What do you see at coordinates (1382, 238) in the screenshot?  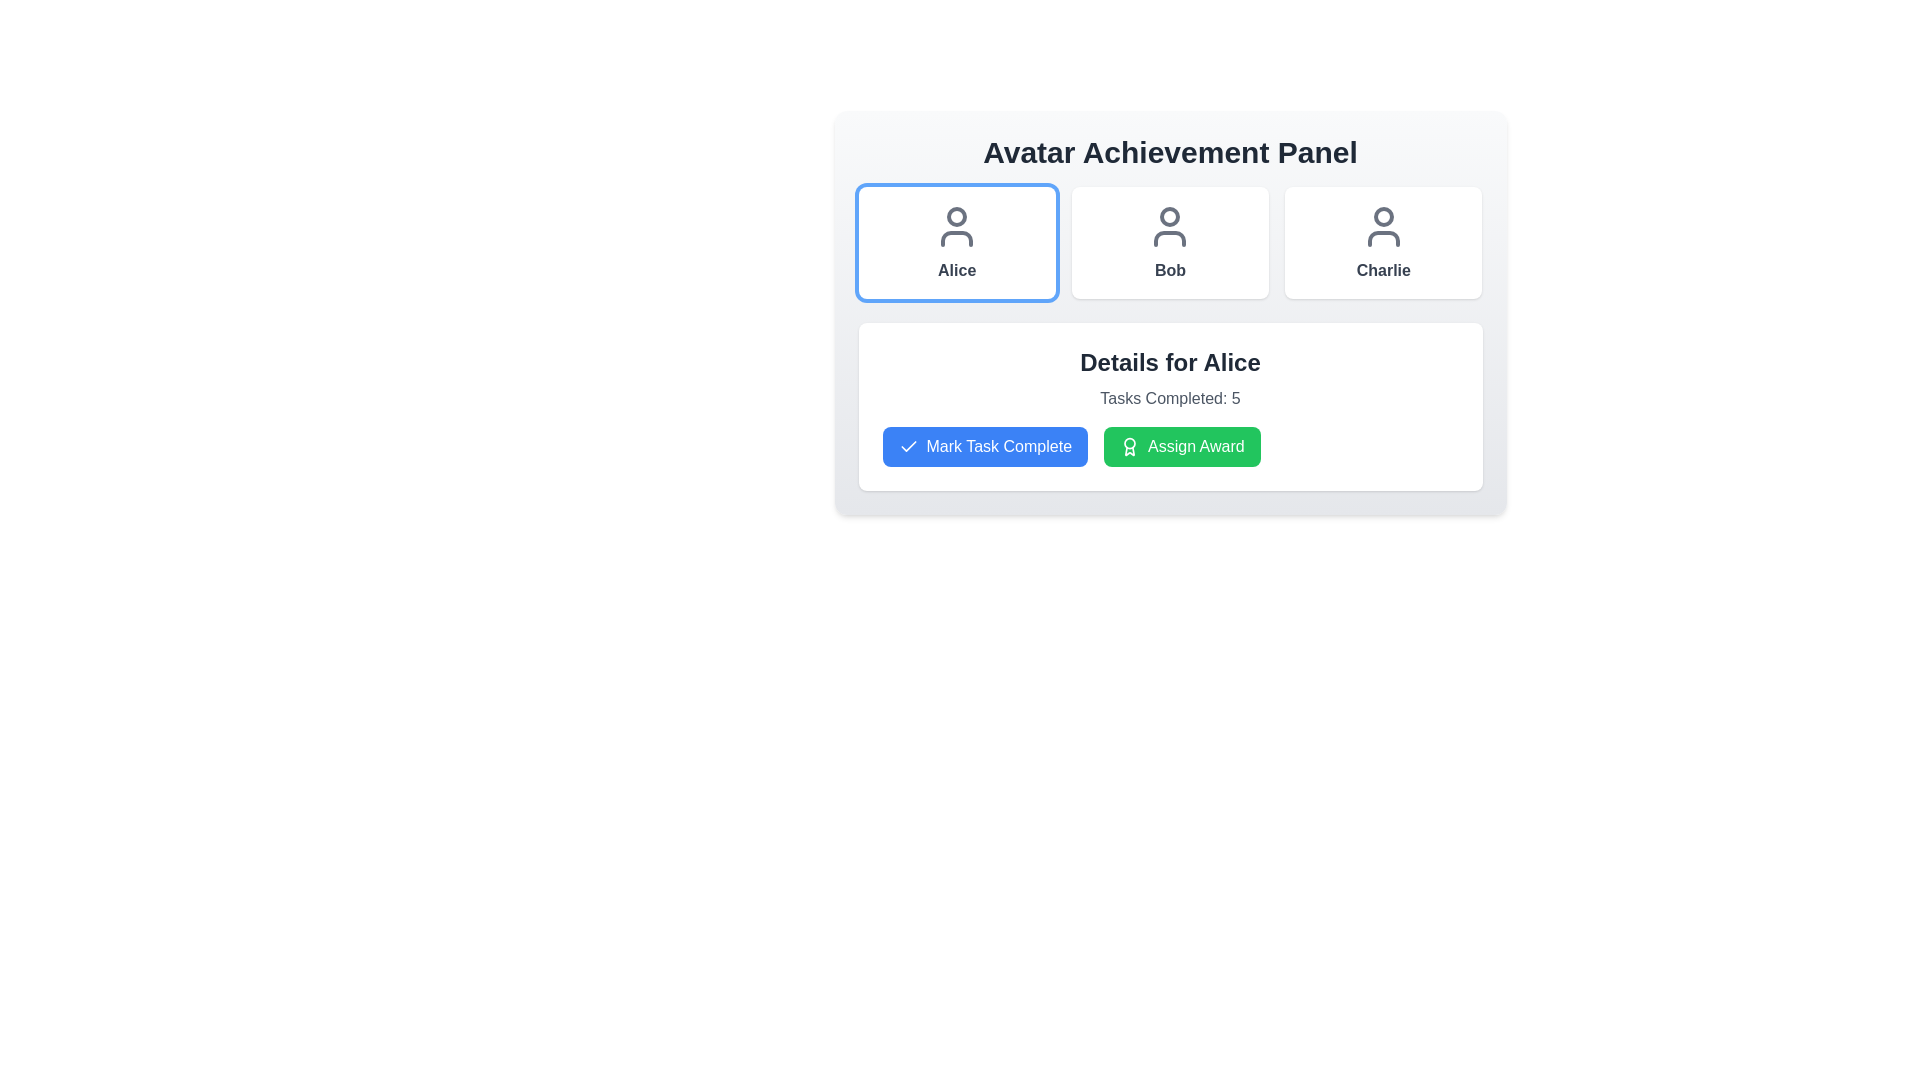 I see `the curved lower portion of the silhouette icon representing a person, specifically the torso of the user avatar for 'Charlie', located in the third column of the panel` at bounding box center [1382, 238].